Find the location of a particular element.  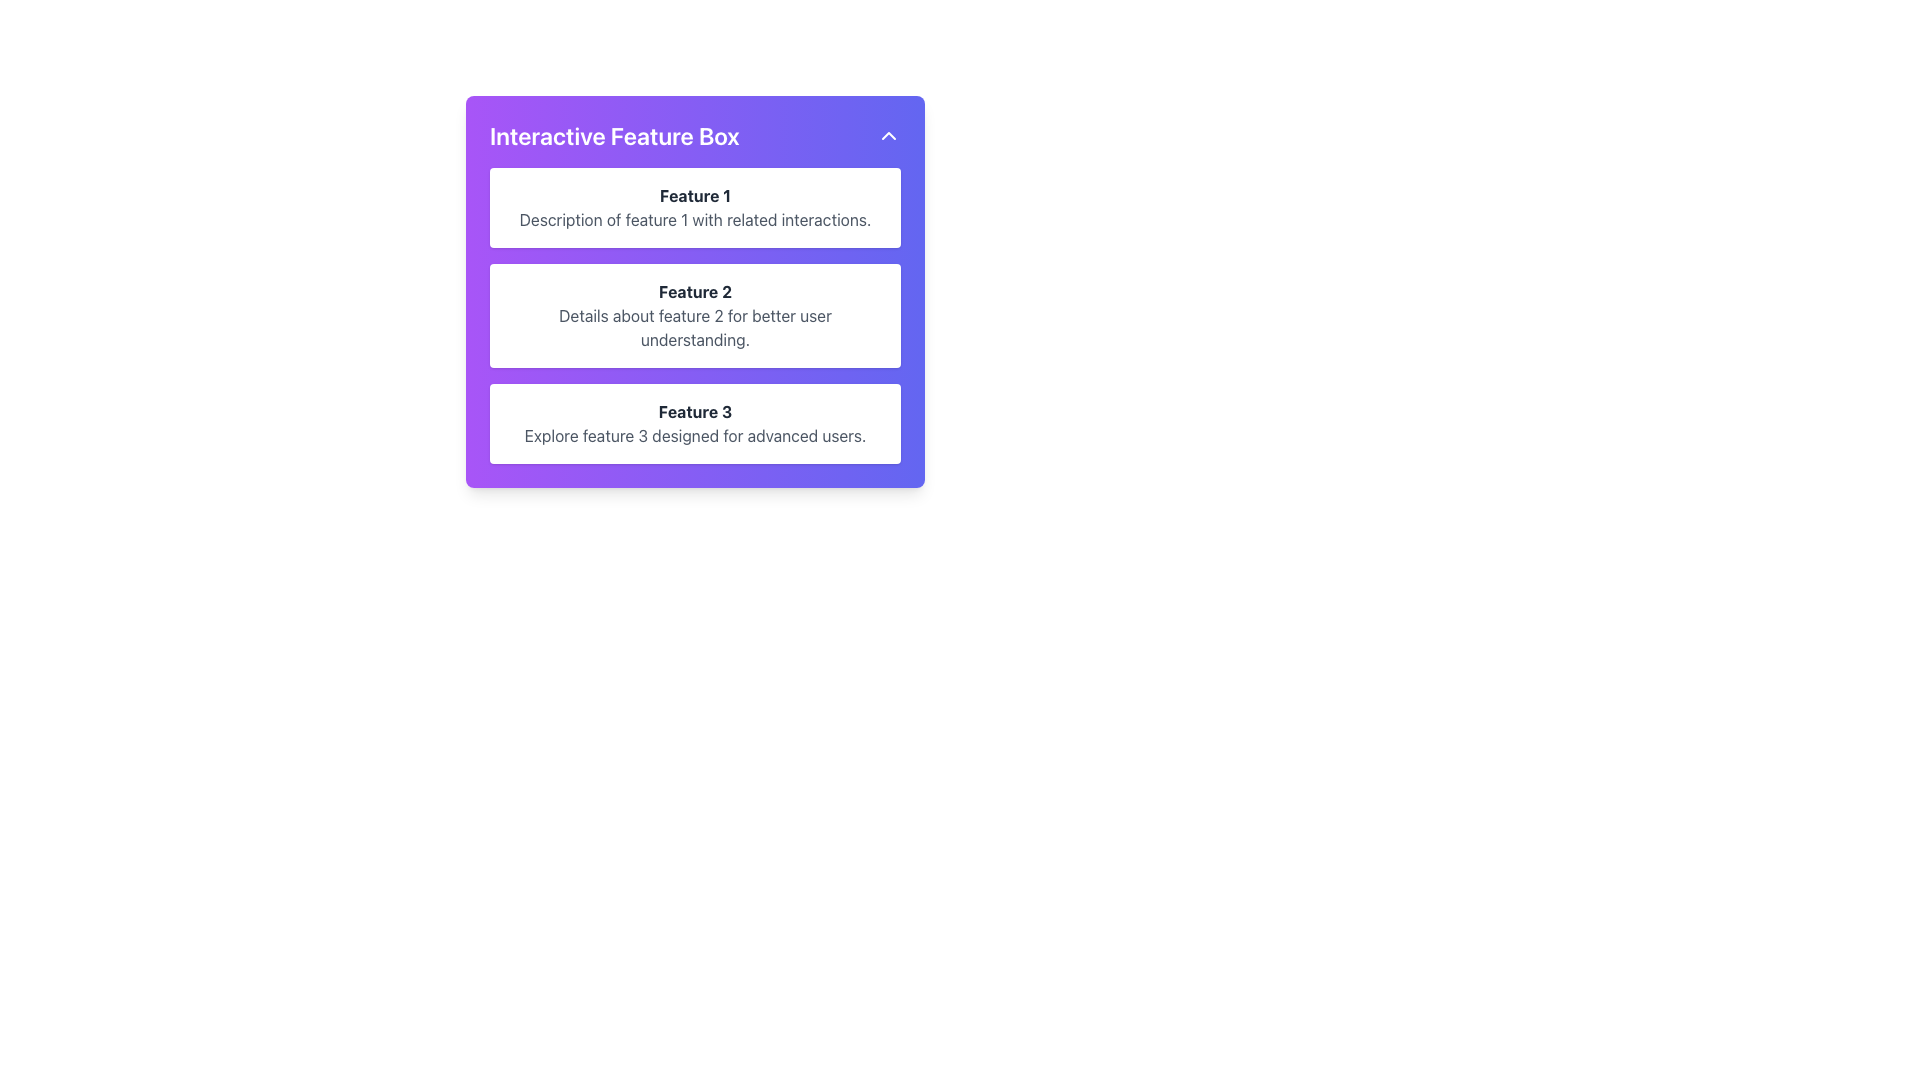

the primary title in the third feature card, which serves as a description for the accompanying content is located at coordinates (695, 411).